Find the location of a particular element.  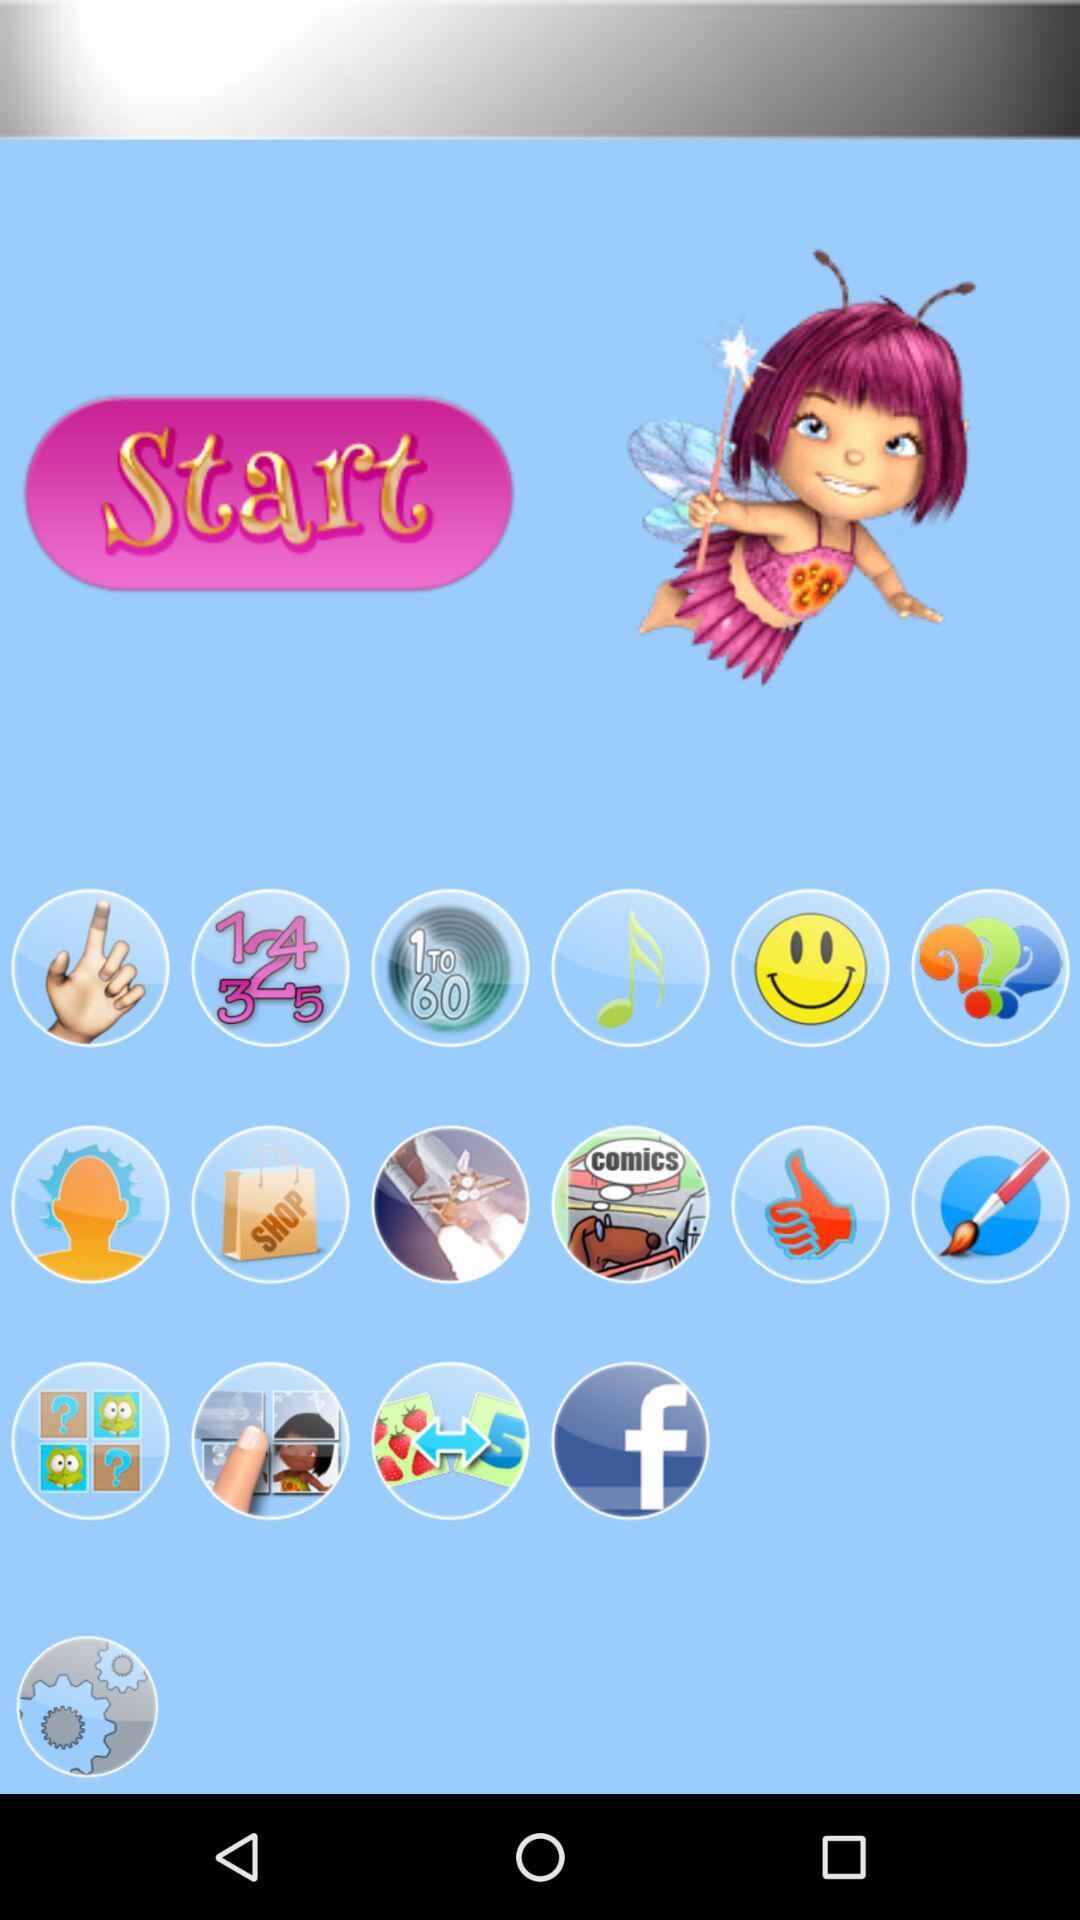

the facebook icon is located at coordinates (628, 1541).